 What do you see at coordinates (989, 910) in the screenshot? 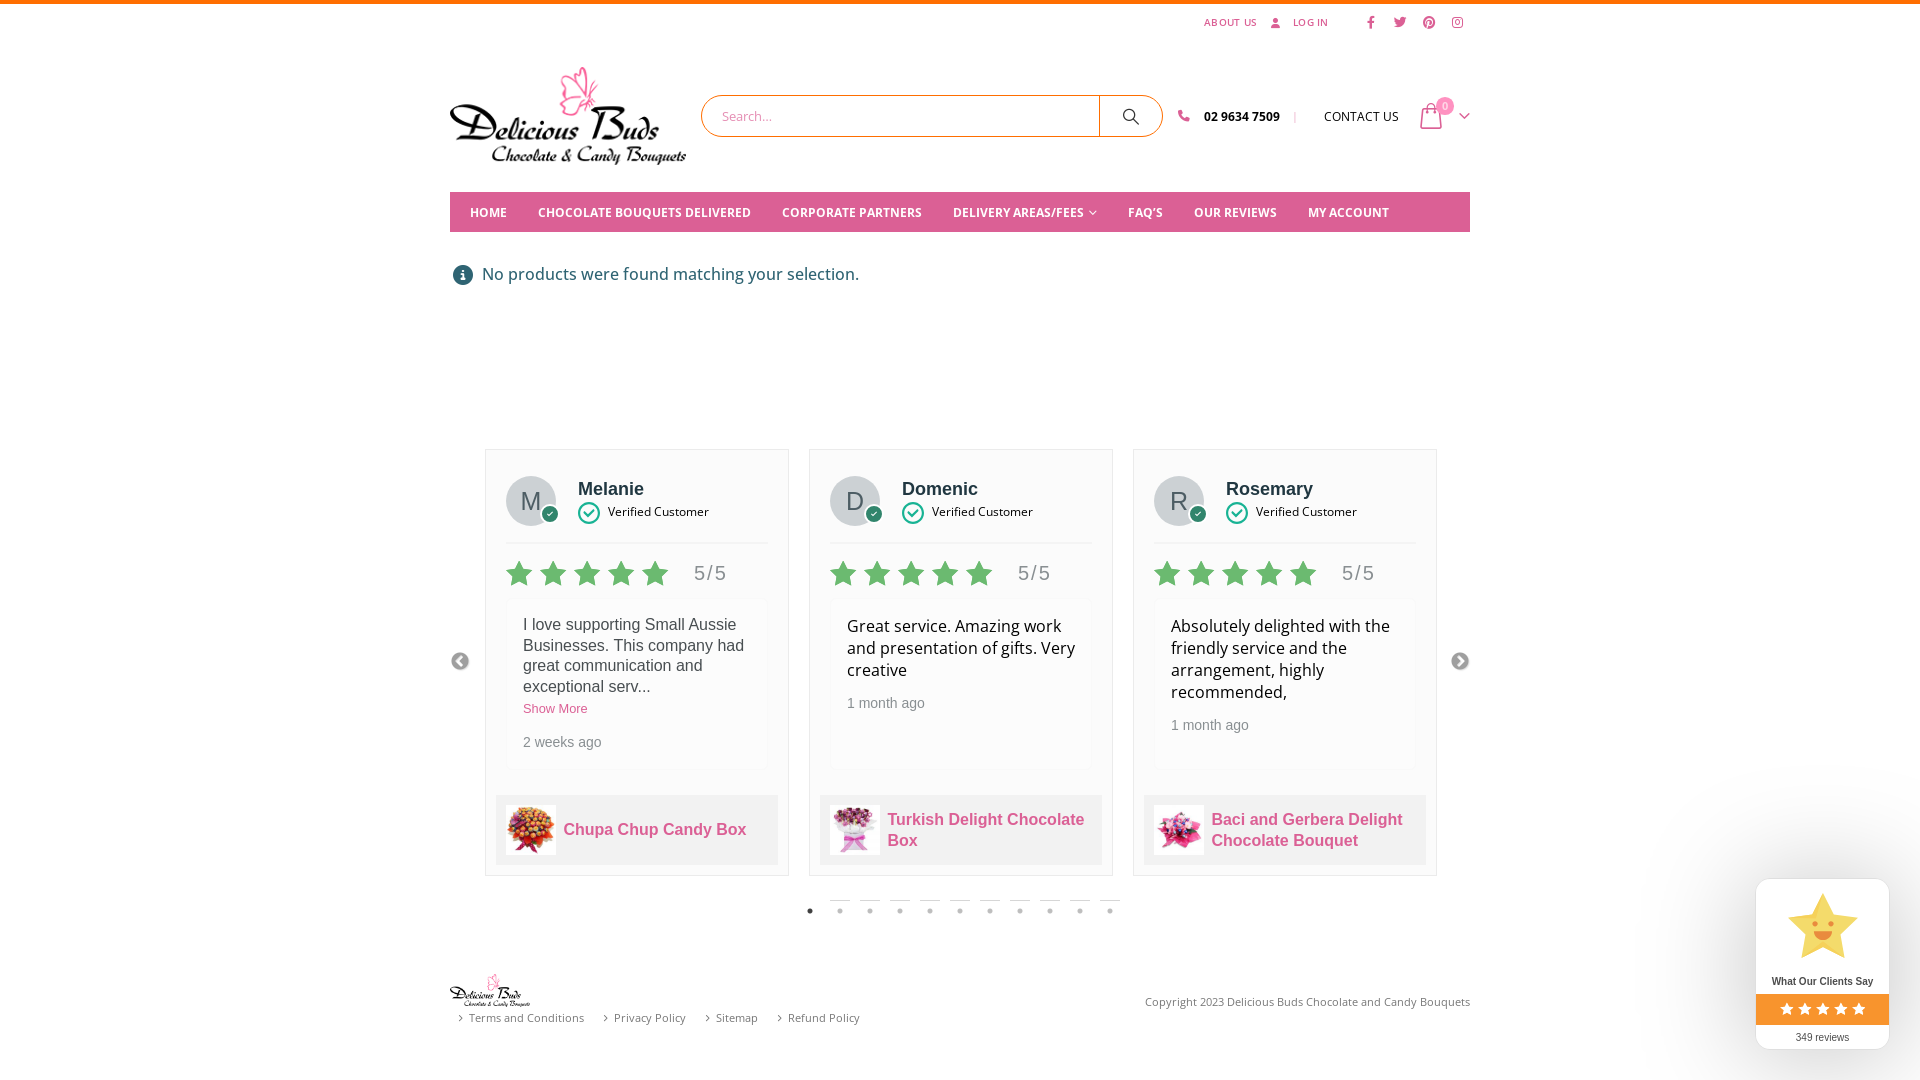
I see `'7'` at bounding box center [989, 910].